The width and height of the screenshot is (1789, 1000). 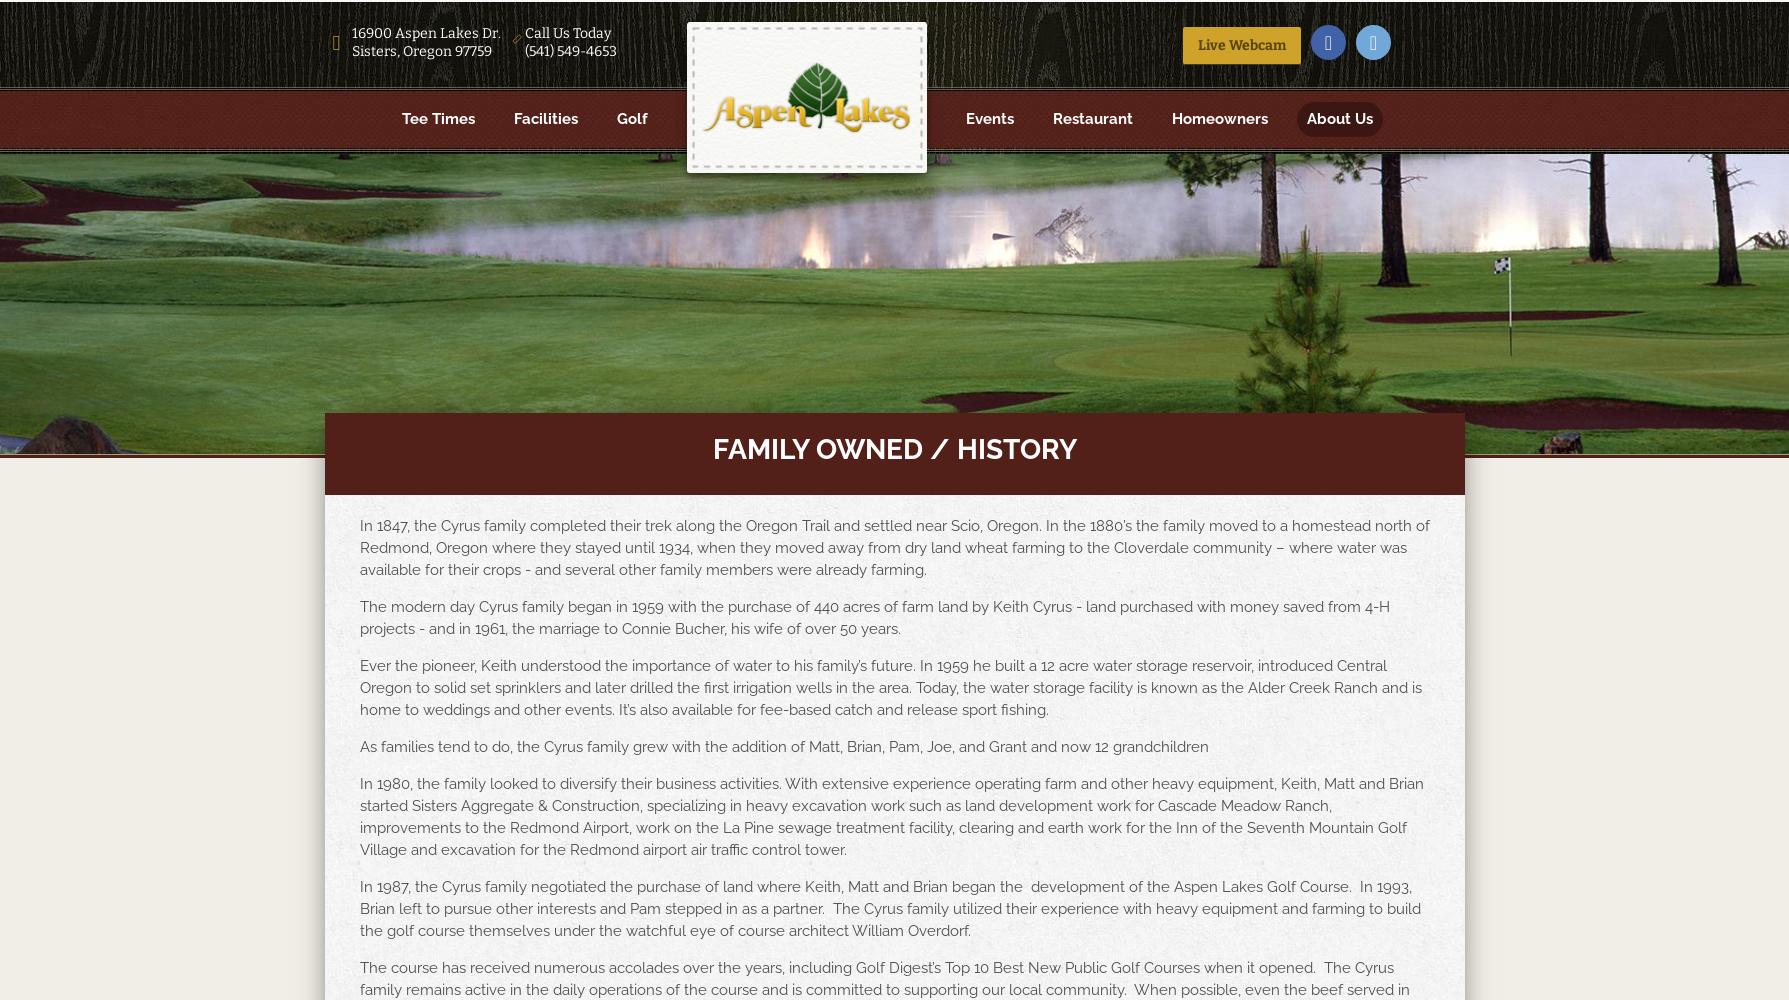 I want to click on 'In 1847, the Cyrus family completed their trek along the Oregon Trail and settled near Scio, Oregon. In the 1880’s the family moved to a homestead north of Redmond, Oregon where they stayed until 1934, when they moved away from dry land wheat farming to the Cloverdale community – where water was available for their crops - and several other family members were already farming.', so click(x=358, y=548).